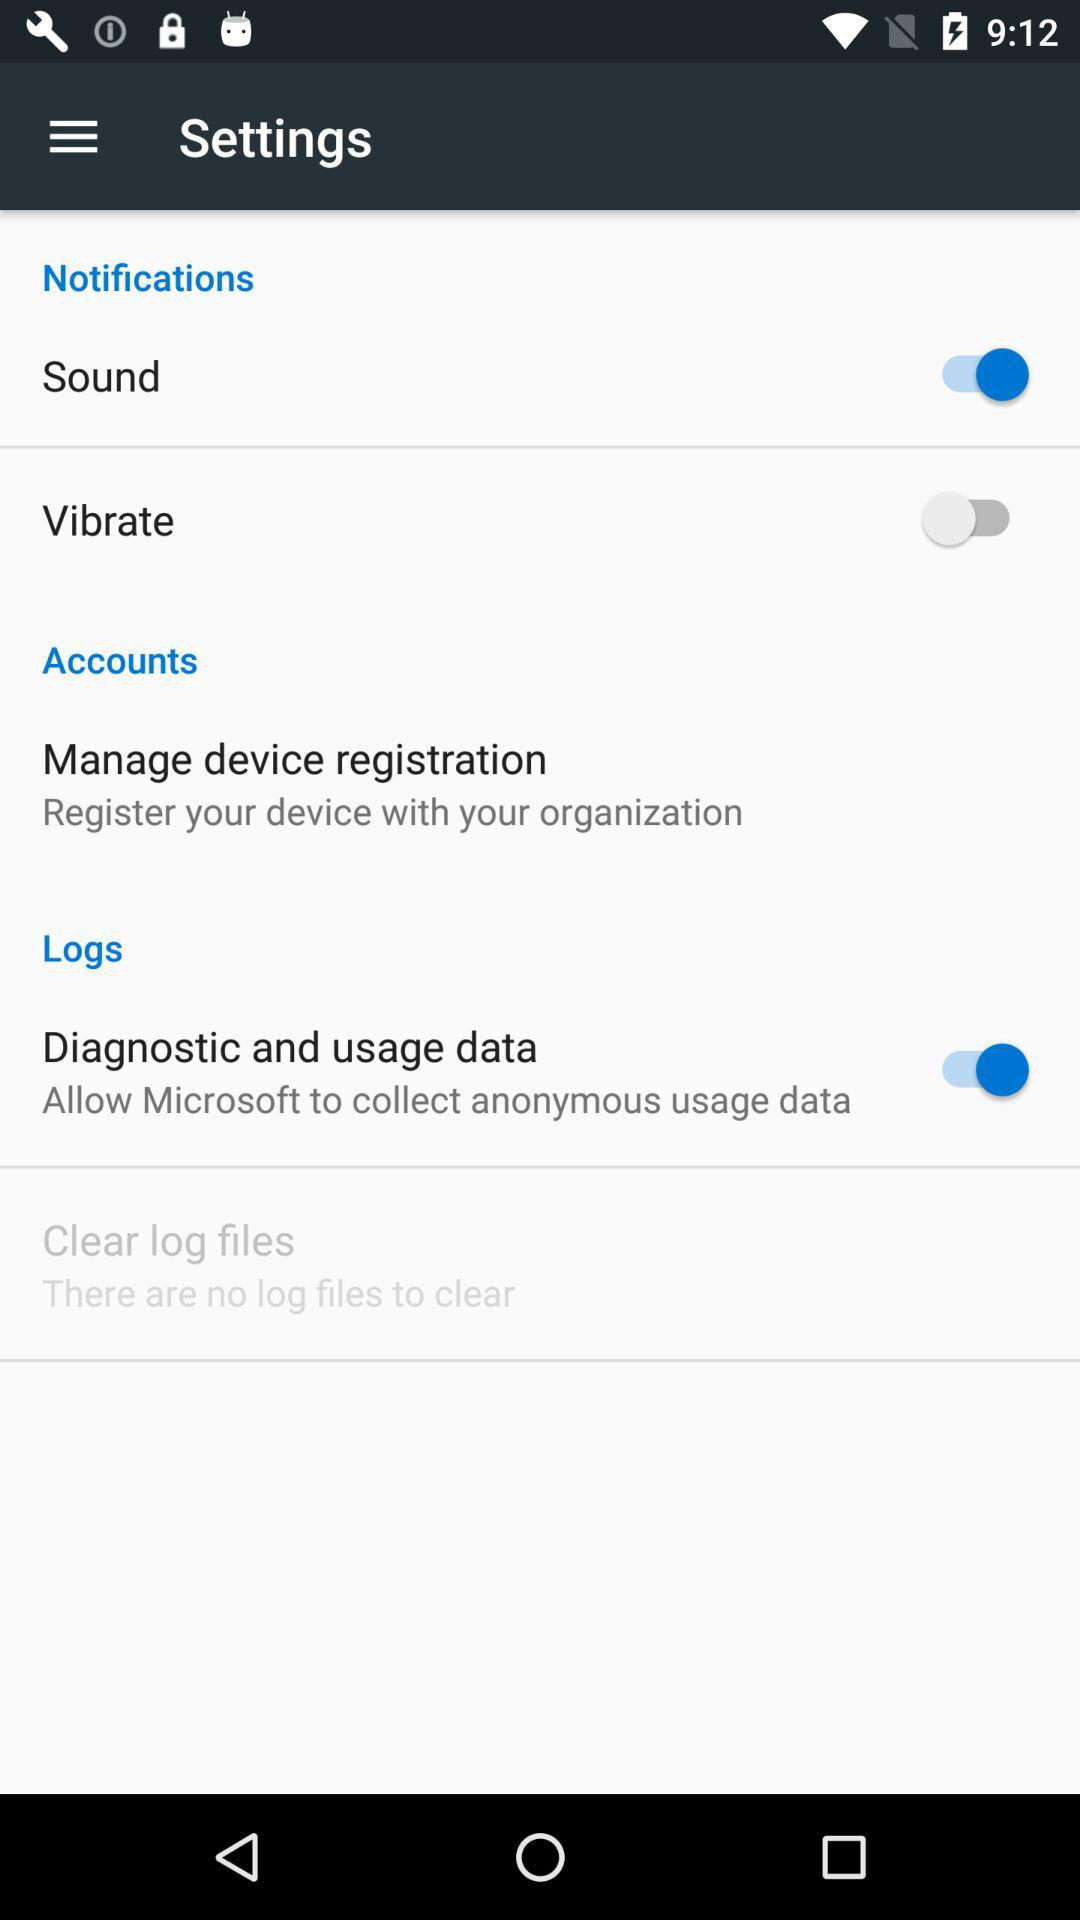  I want to click on allow microsoft to app, so click(446, 1097).